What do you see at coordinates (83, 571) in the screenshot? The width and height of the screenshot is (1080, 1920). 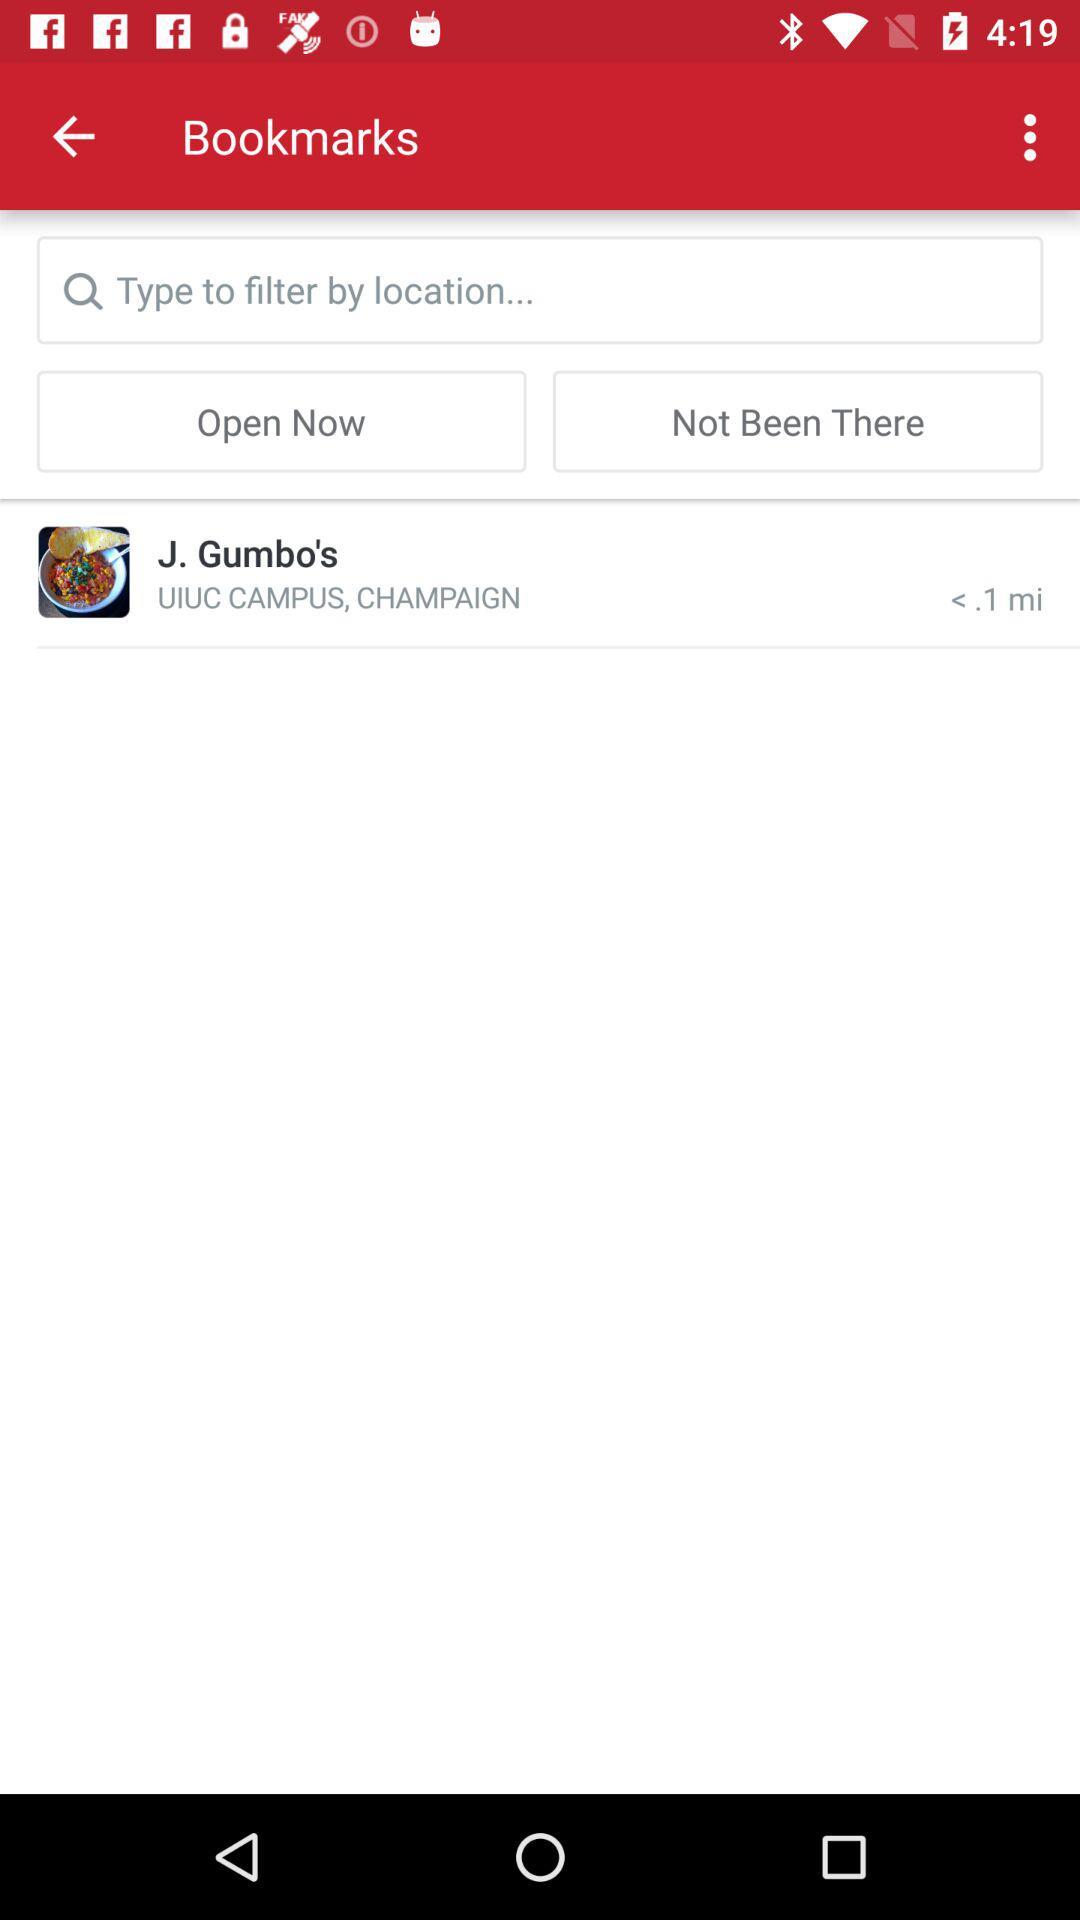 I see `icon below the open now item` at bounding box center [83, 571].